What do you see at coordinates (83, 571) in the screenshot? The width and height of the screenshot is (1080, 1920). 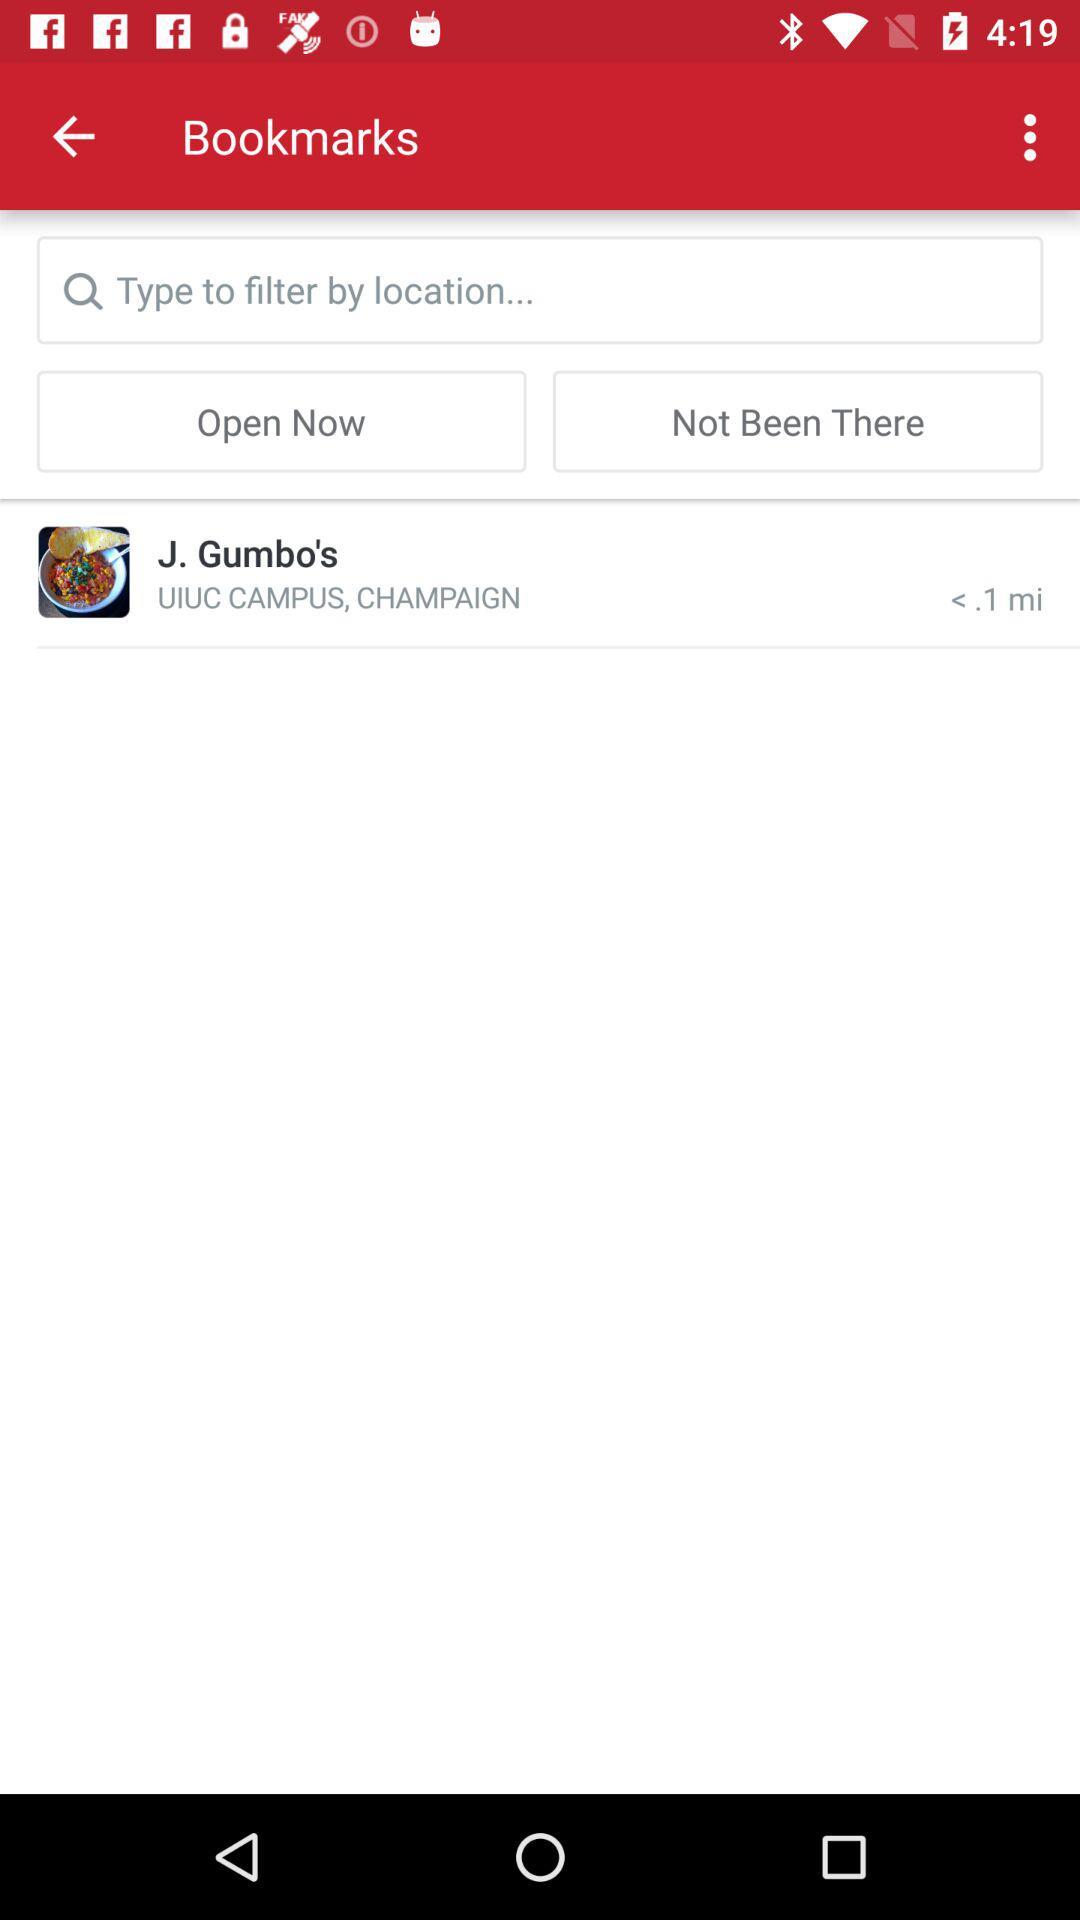 I see `icon below the open now item` at bounding box center [83, 571].